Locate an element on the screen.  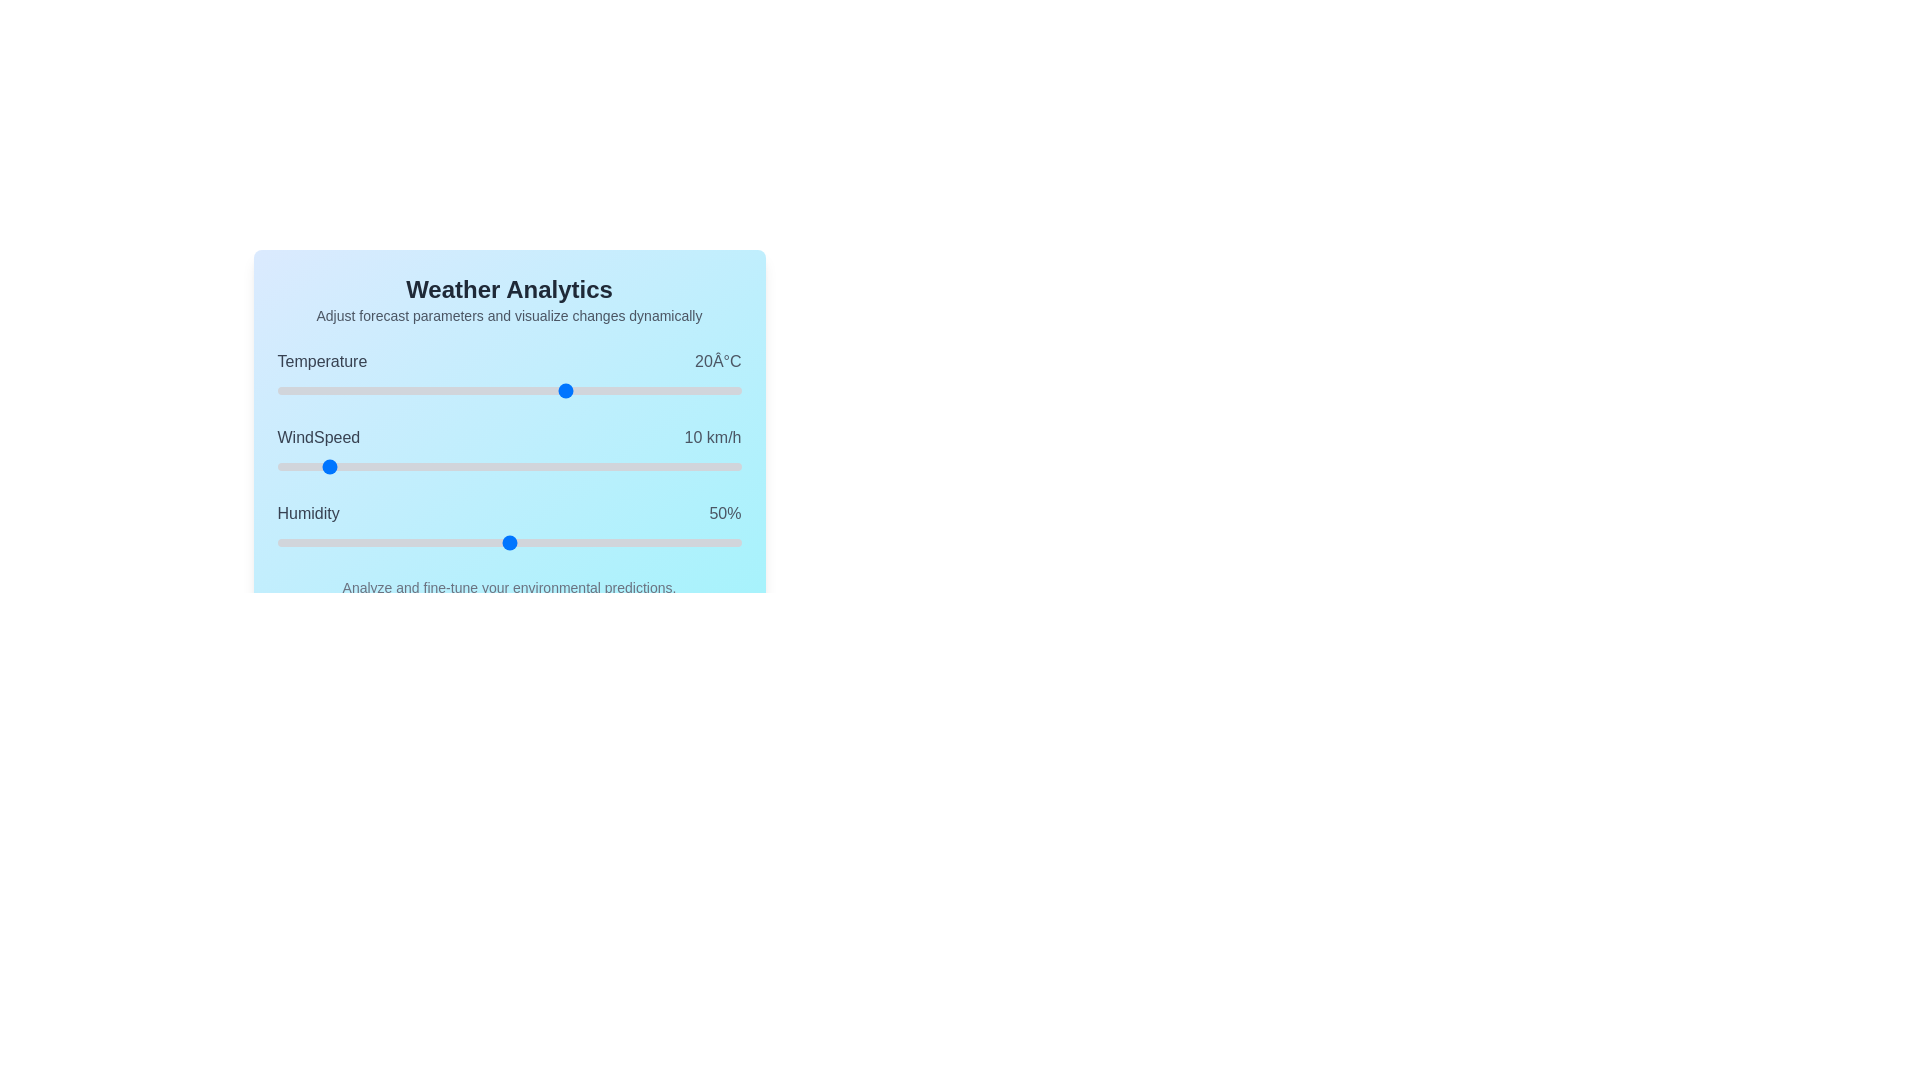
the temperature slider to set the value to 24°C is located at coordinates (589, 390).